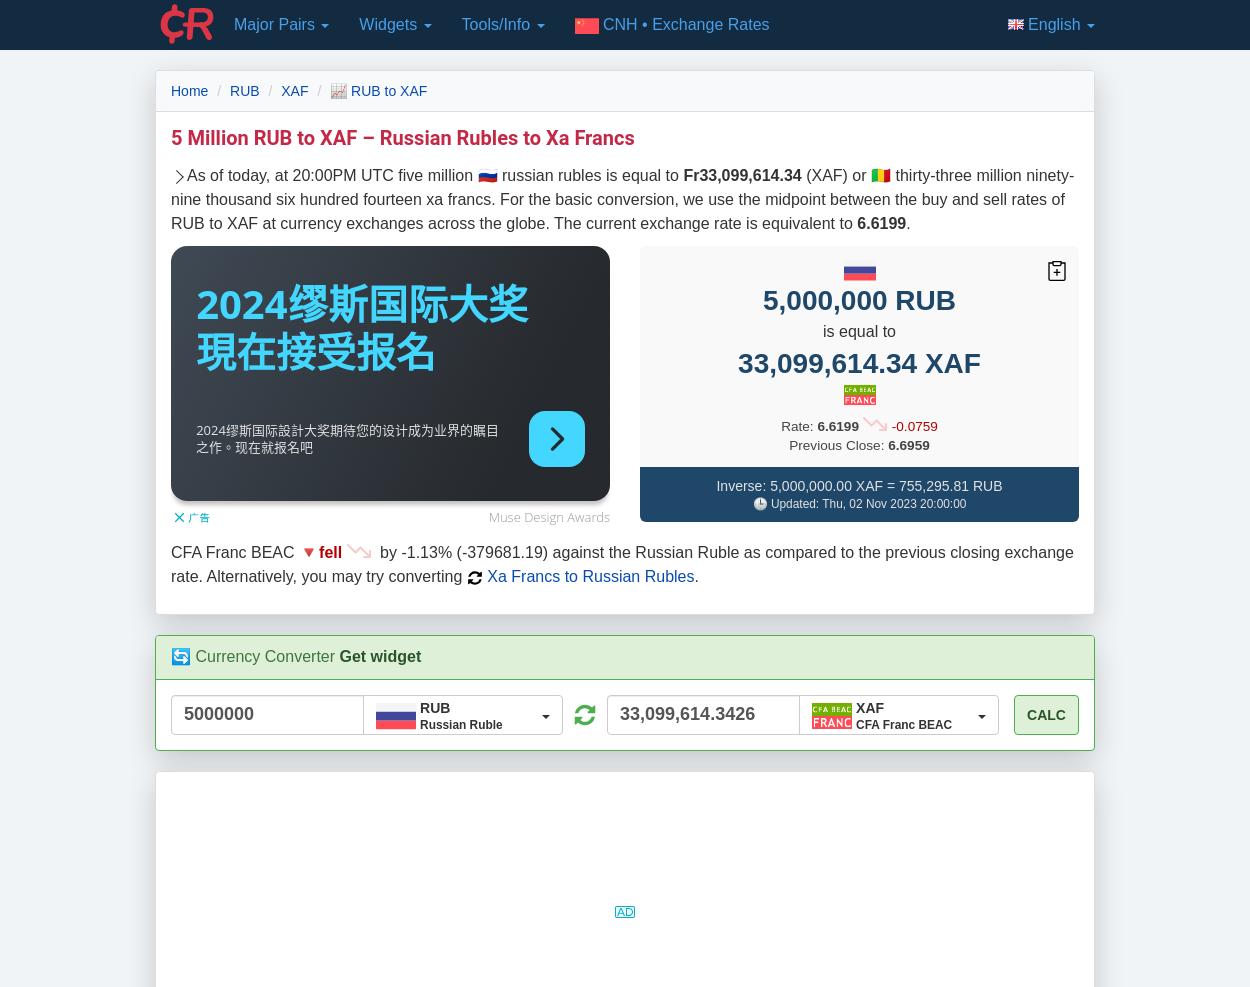 The width and height of the screenshot is (1250, 987). Describe the element at coordinates (789, 443) in the screenshot. I see `'Previous Close:'` at that location.